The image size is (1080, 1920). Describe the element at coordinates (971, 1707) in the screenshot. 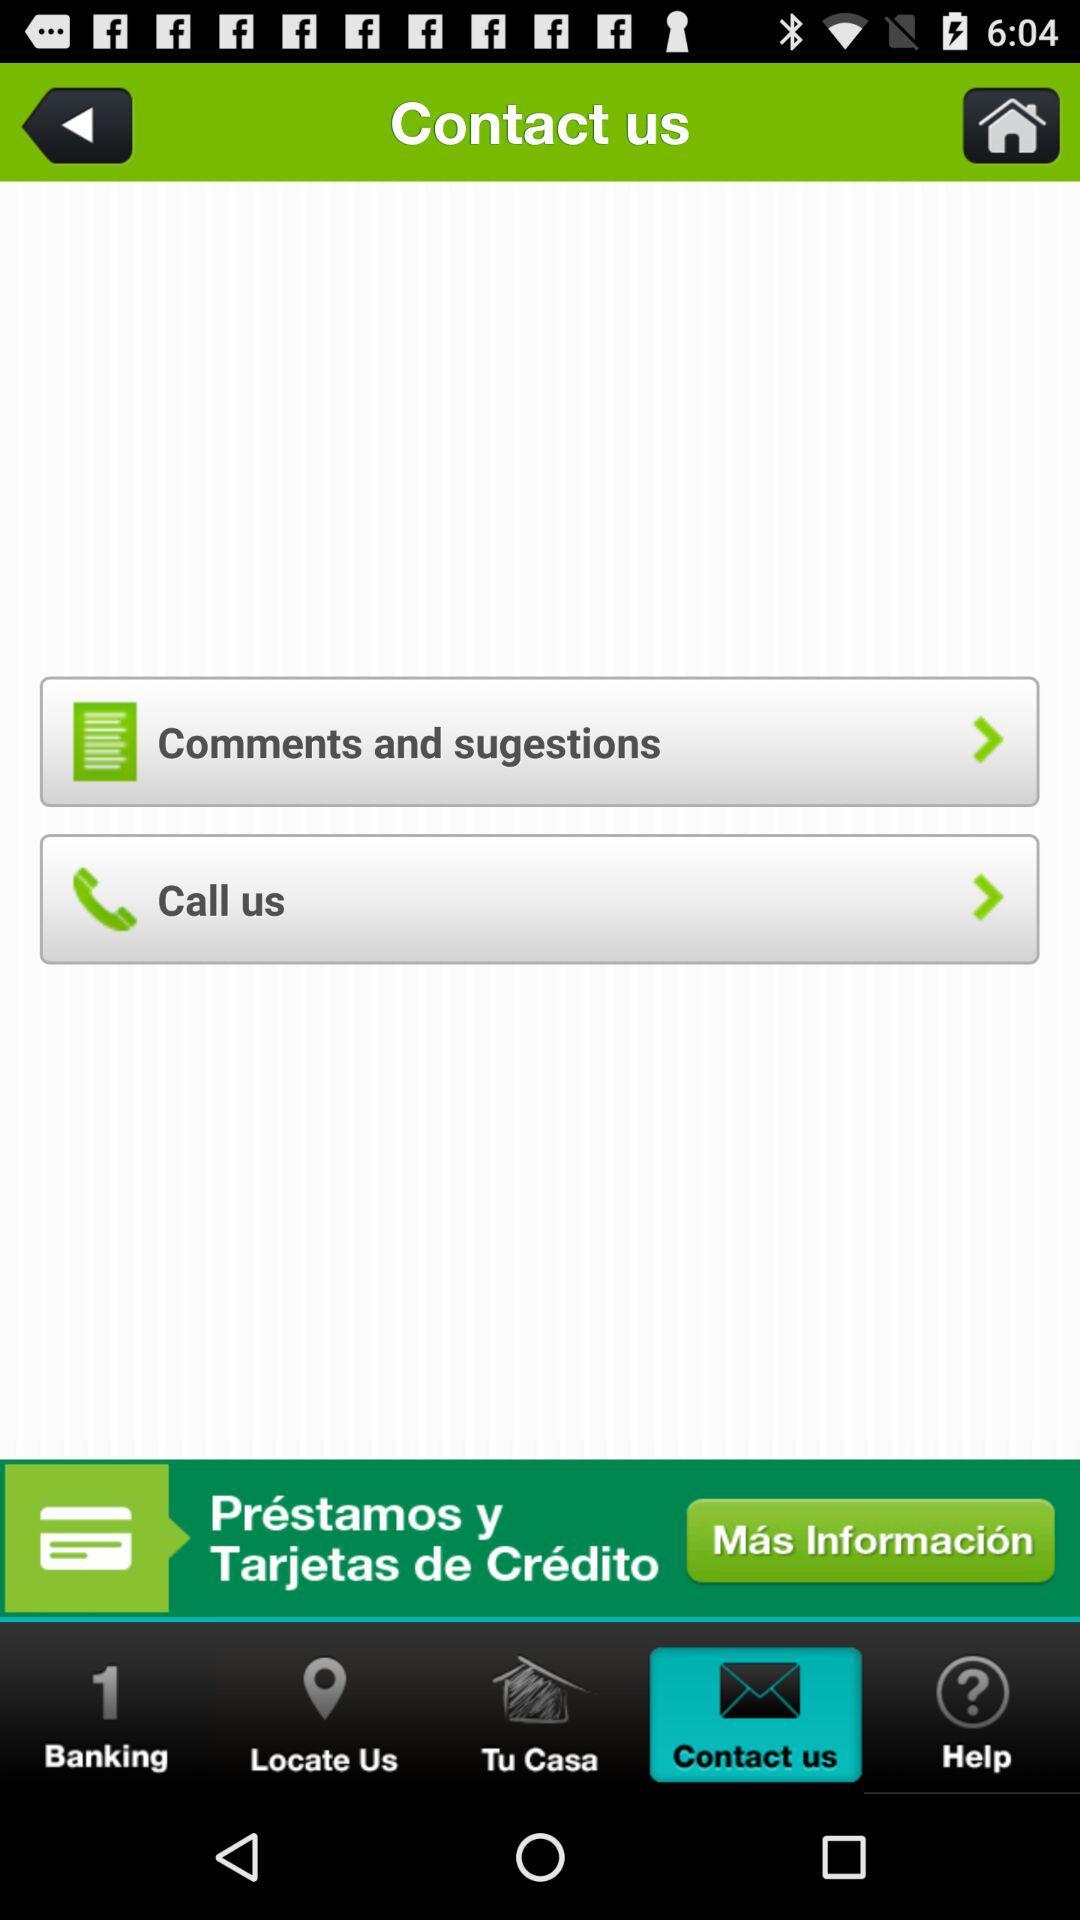

I see `help icon` at that location.